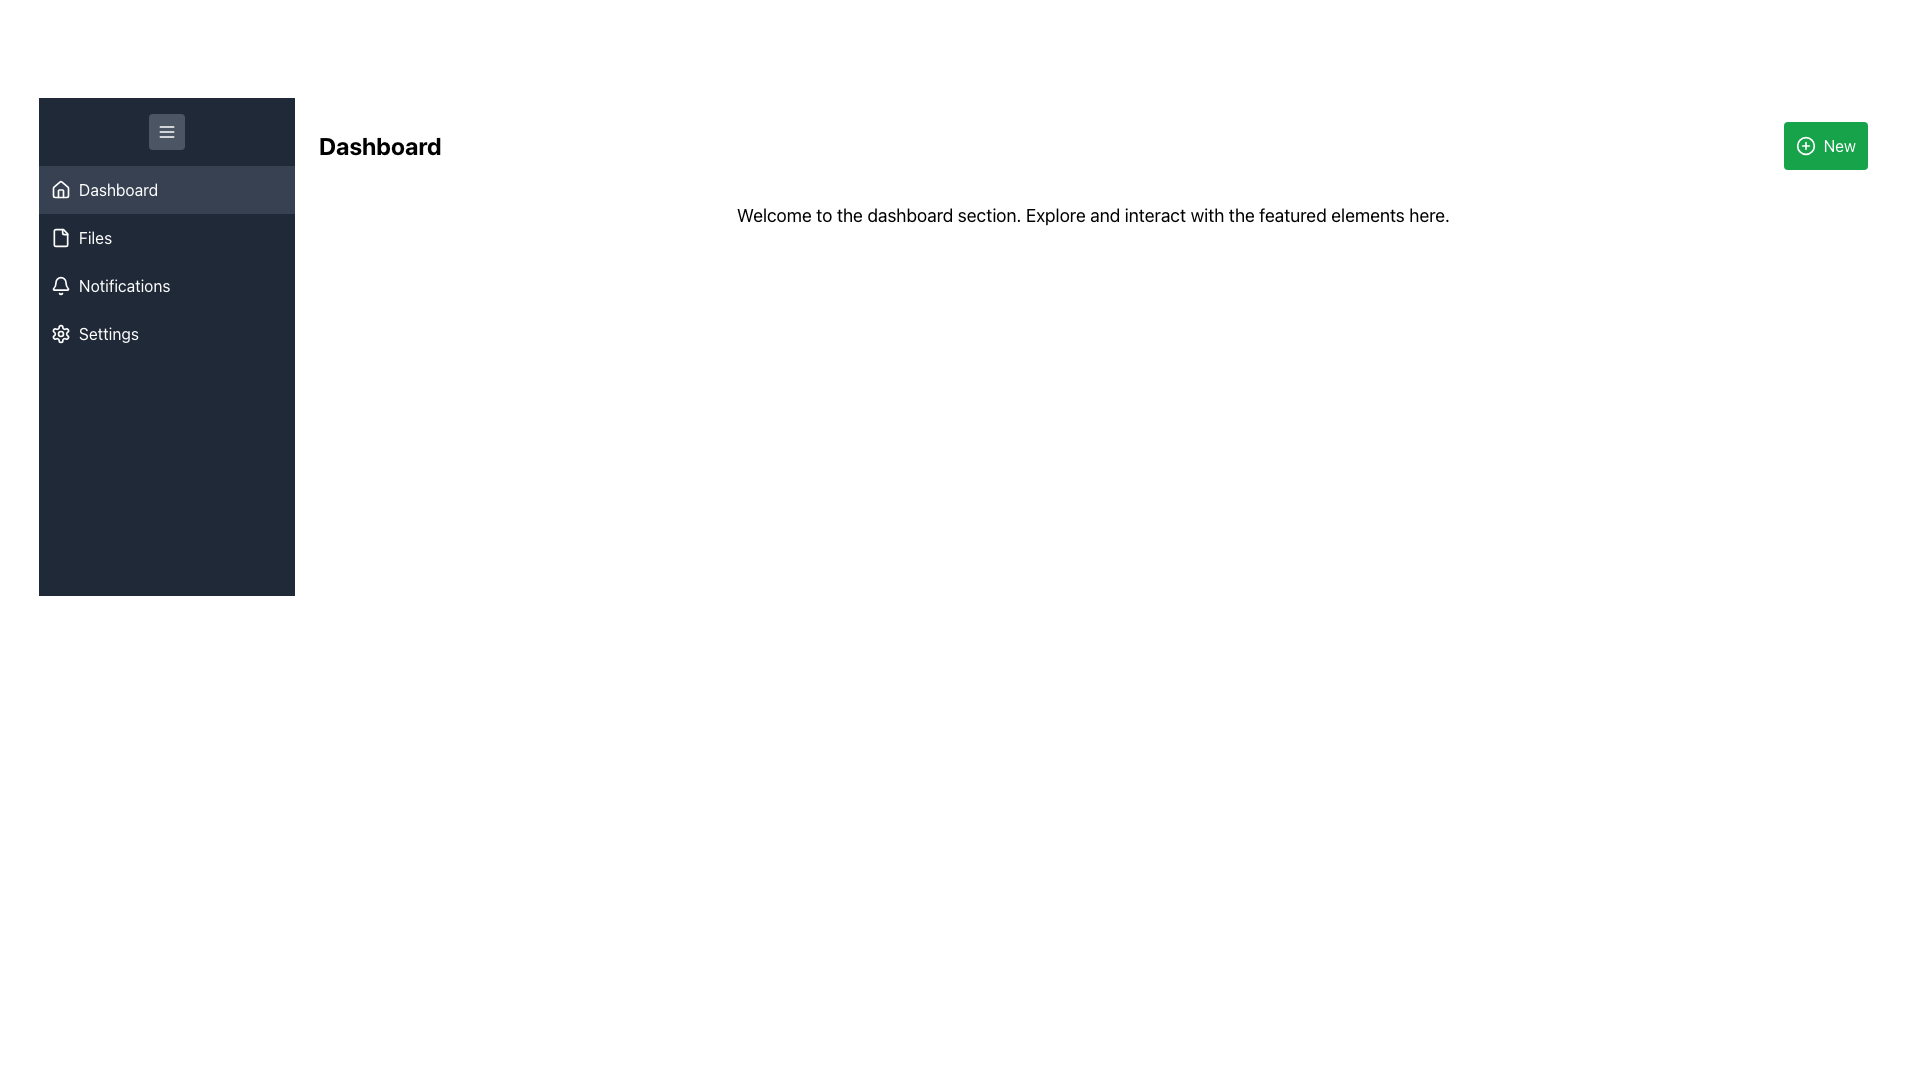 This screenshot has height=1080, width=1920. What do you see at coordinates (1805, 145) in the screenshot?
I see `the circular icon with a plus symbol inside the green button labeled 'New', located in the top-right corner of the interface` at bounding box center [1805, 145].